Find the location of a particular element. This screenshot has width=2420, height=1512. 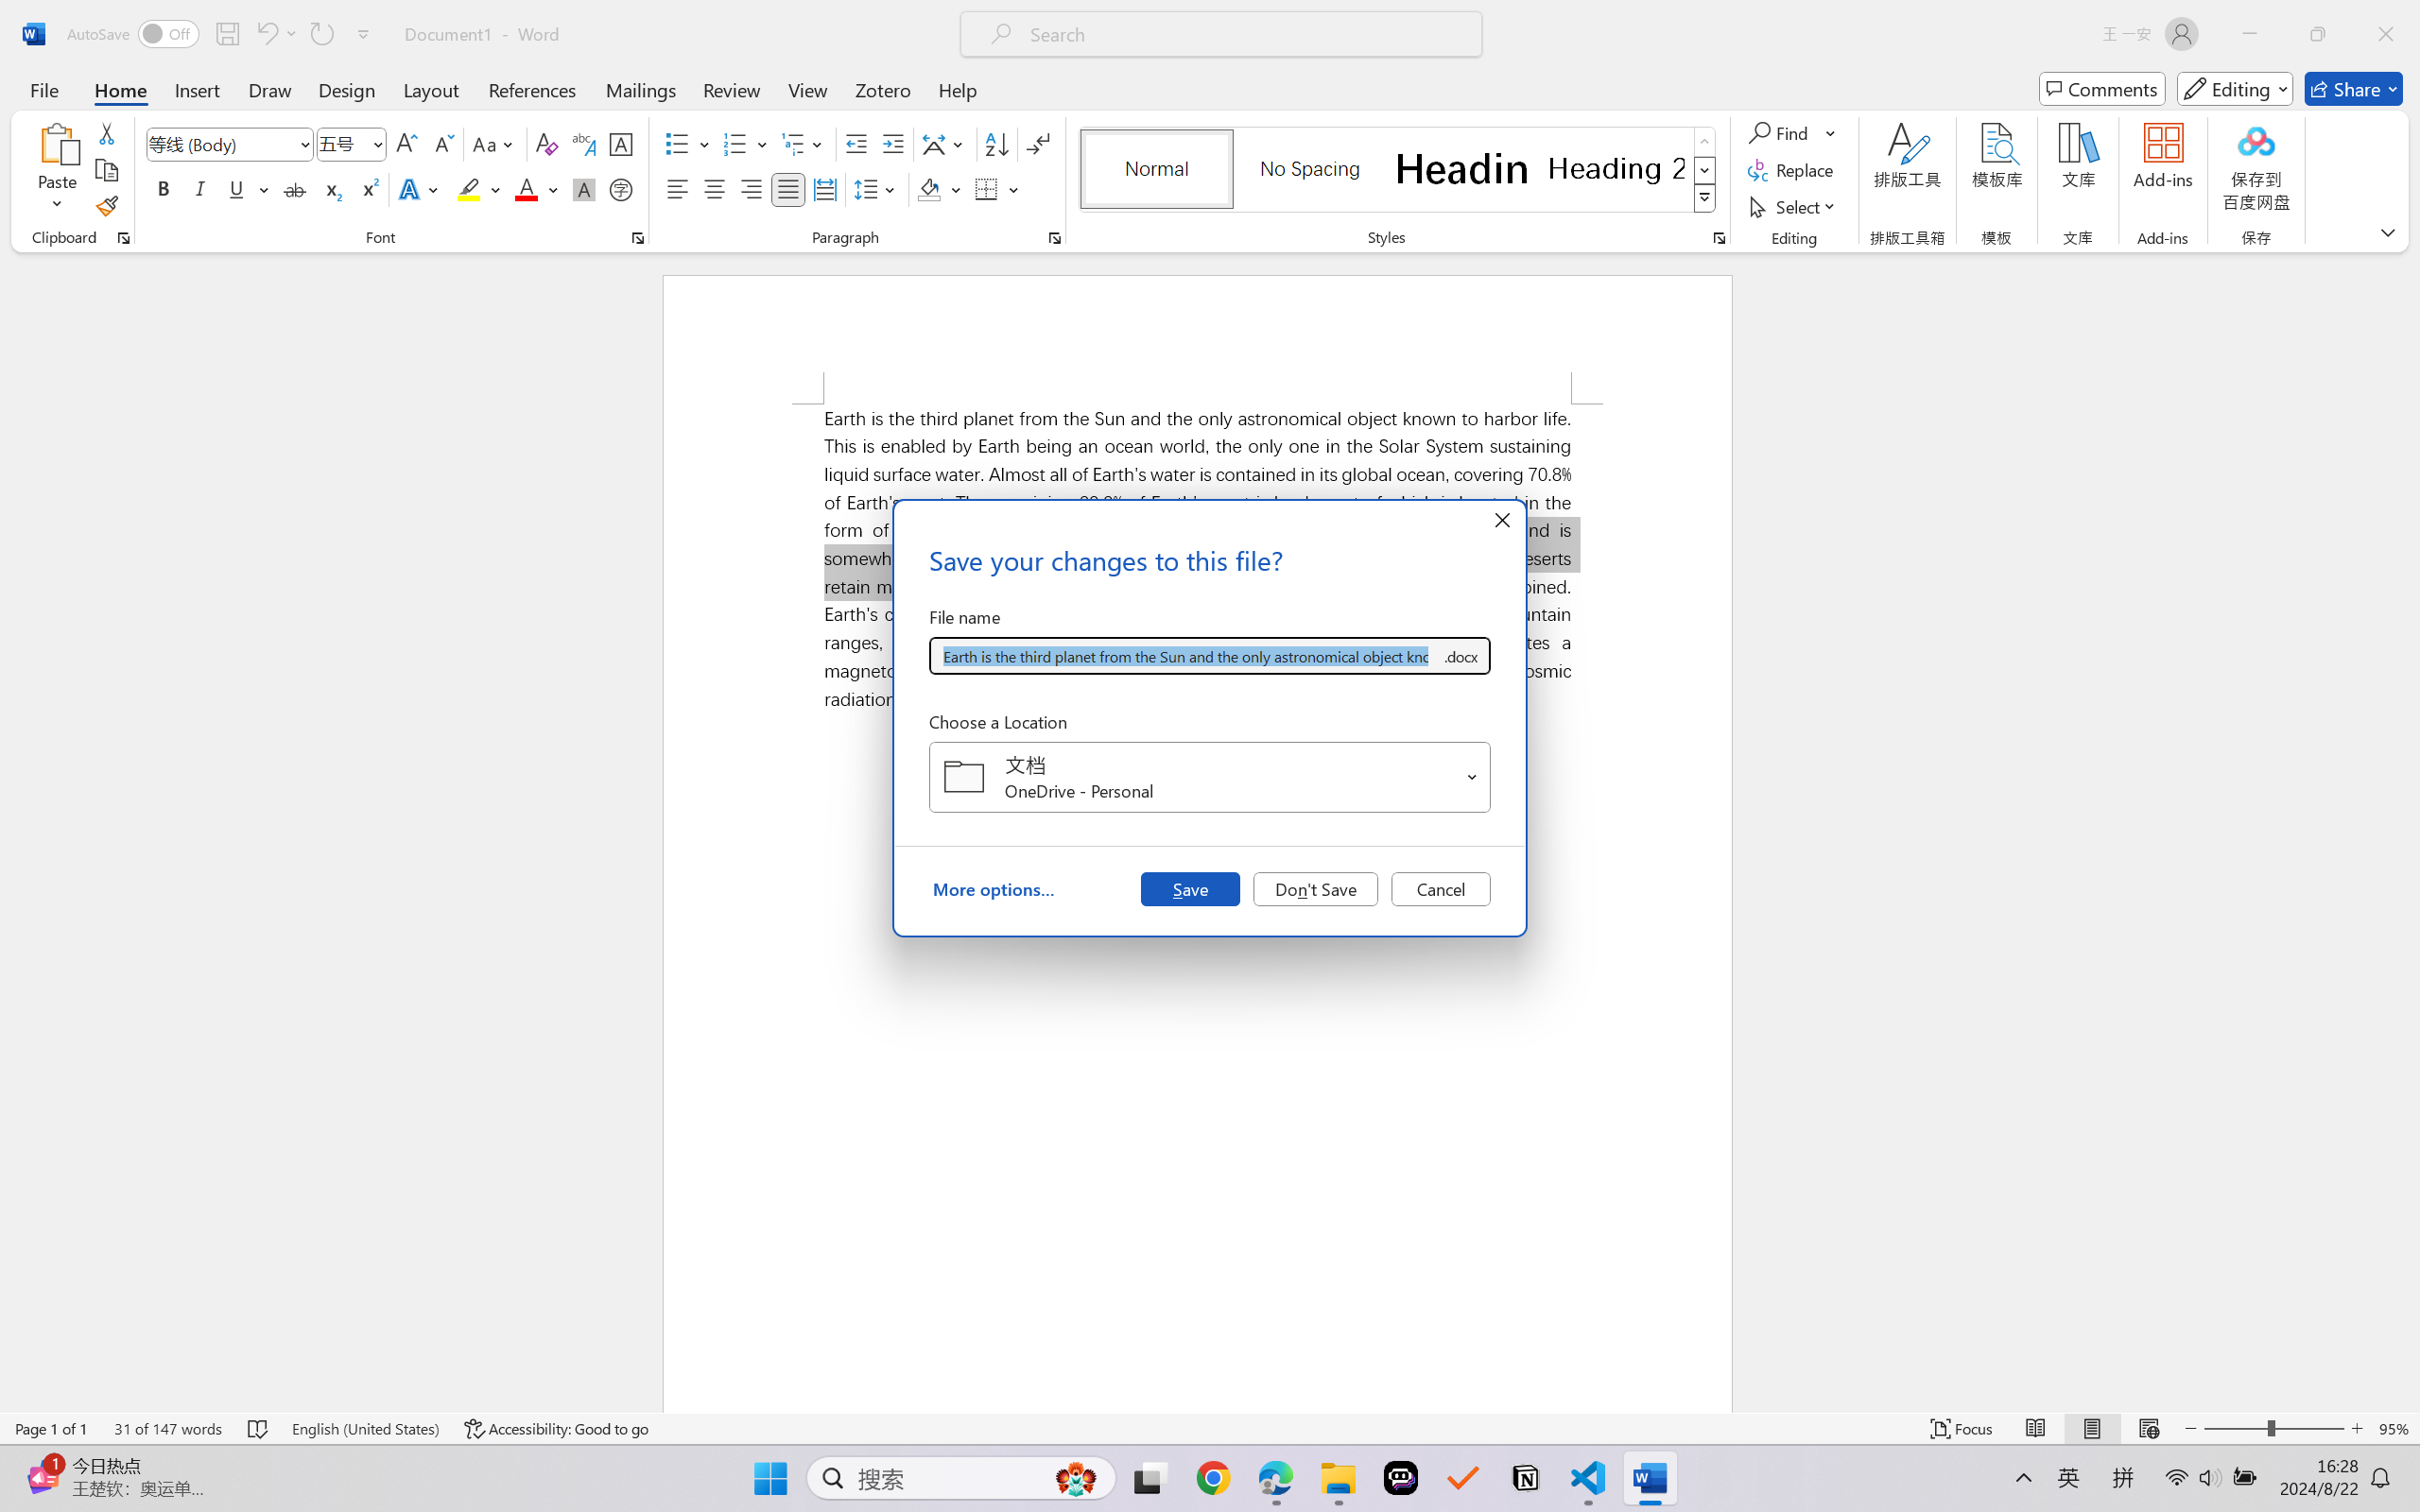

'Paragraph...' is located at coordinates (1054, 237).